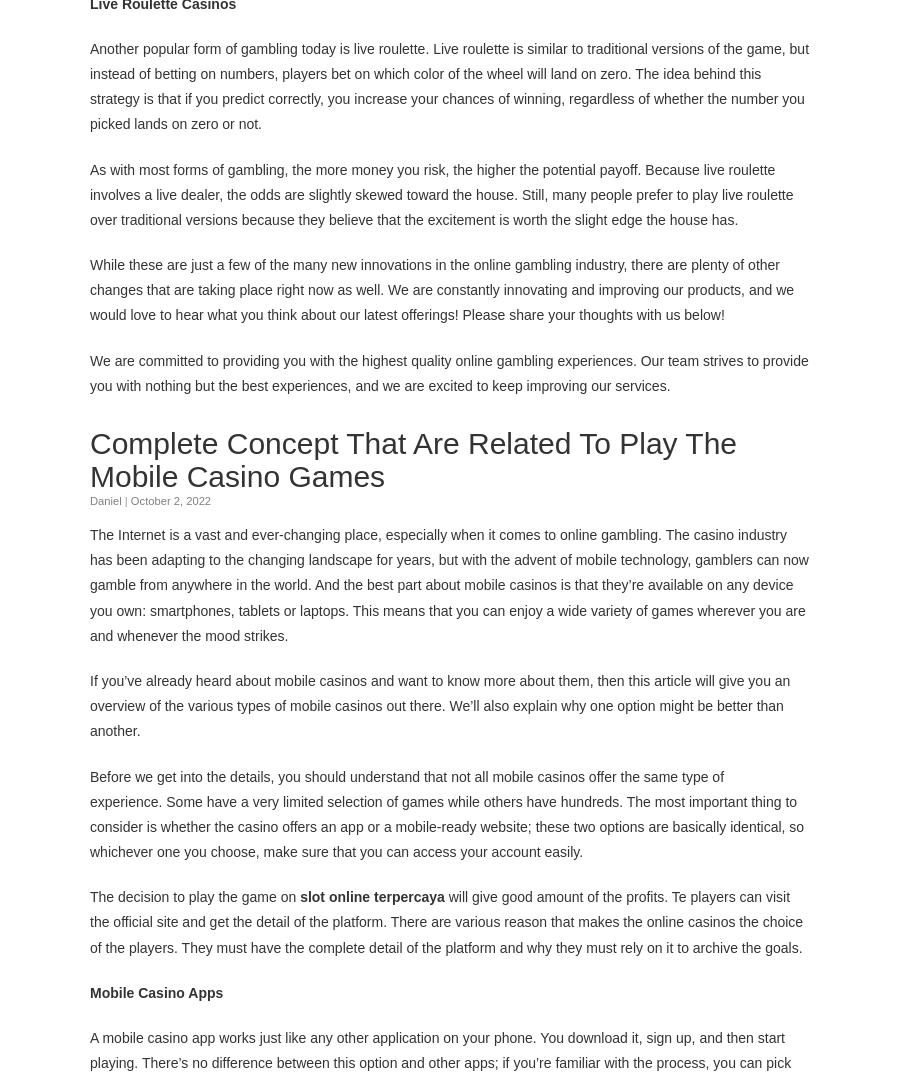 This screenshot has width=900, height=1075. Describe the element at coordinates (371, 895) in the screenshot. I see `'slot online terpercaya'` at that location.